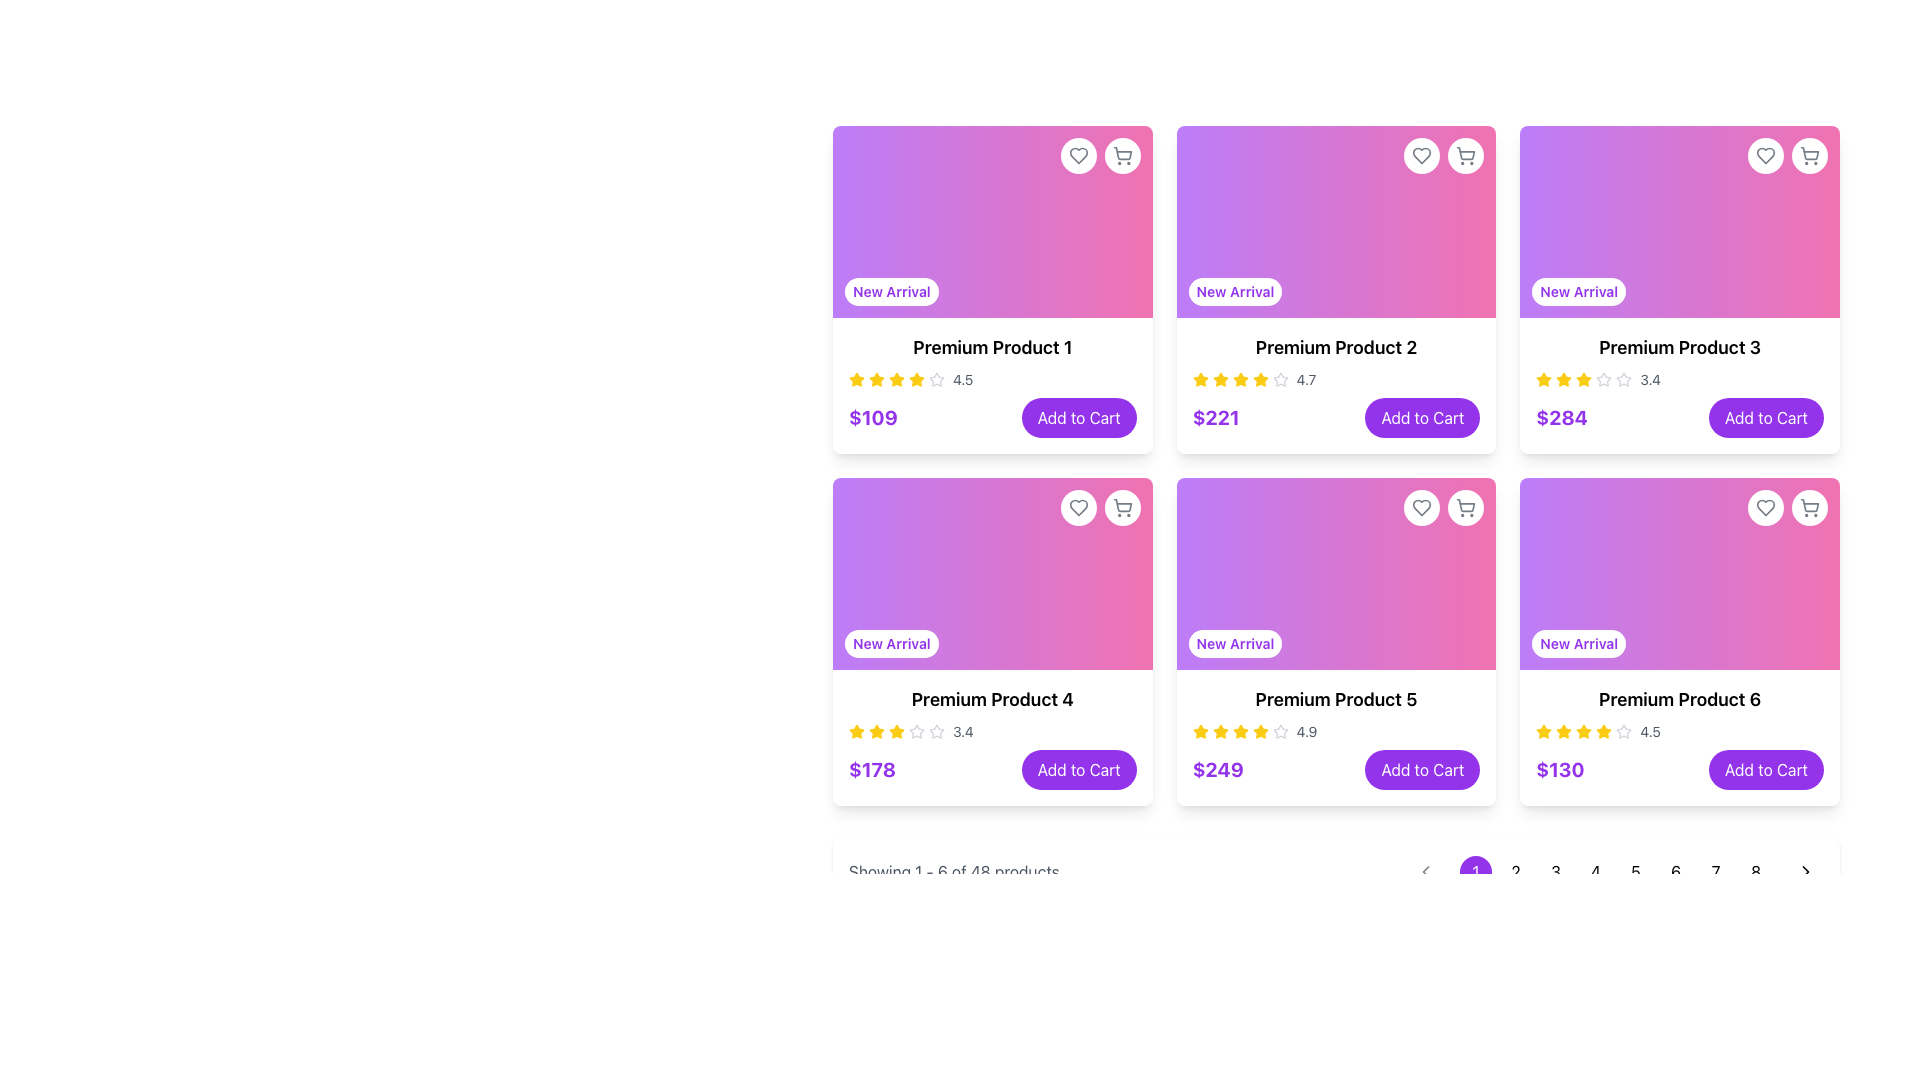 Image resolution: width=1920 pixels, height=1080 pixels. What do you see at coordinates (1466, 507) in the screenshot?
I see `the circular button with a shopping cart icon in the top-right corner of the 'Premium Product 5' card` at bounding box center [1466, 507].